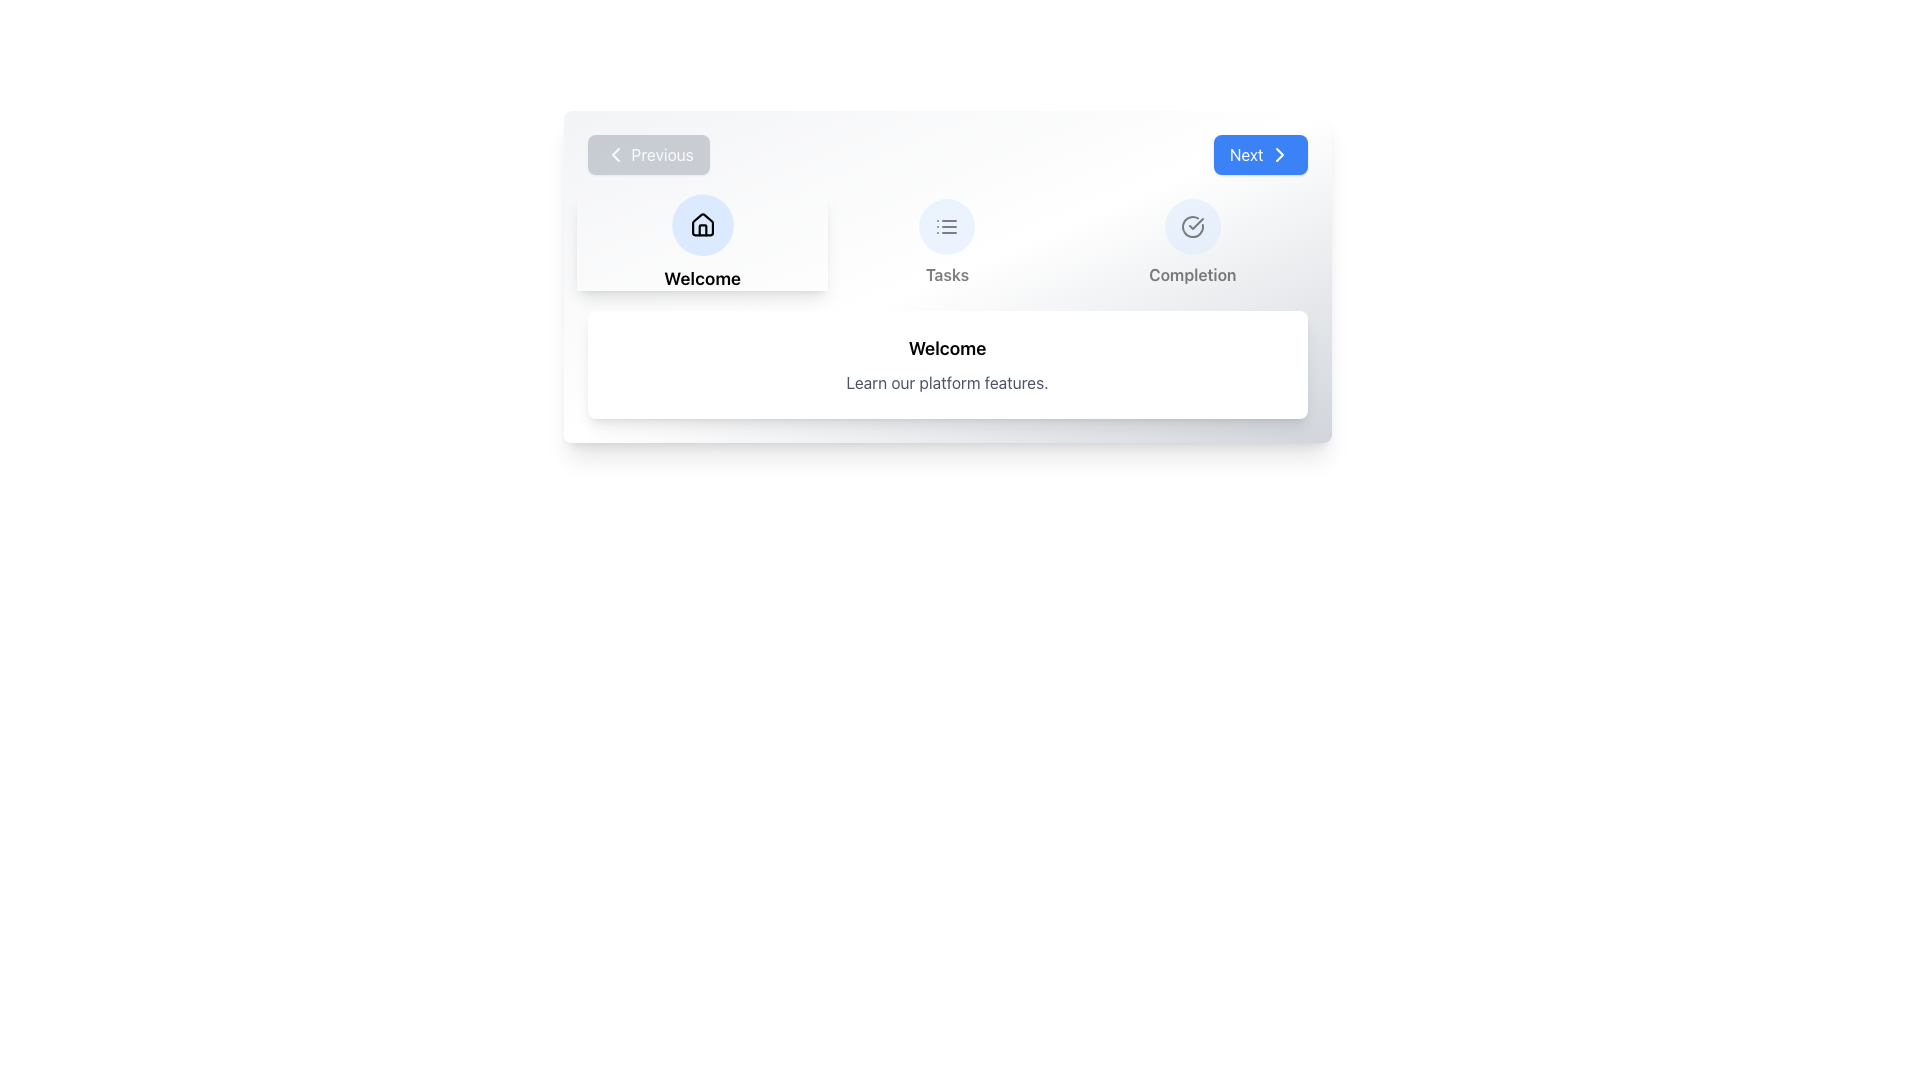 Image resolution: width=1920 pixels, height=1080 pixels. I want to click on text label located beneath the circular icon in the third position, which provides a description for user navigation between the 'Welcome' and 'Completion' sections, so click(946, 274).